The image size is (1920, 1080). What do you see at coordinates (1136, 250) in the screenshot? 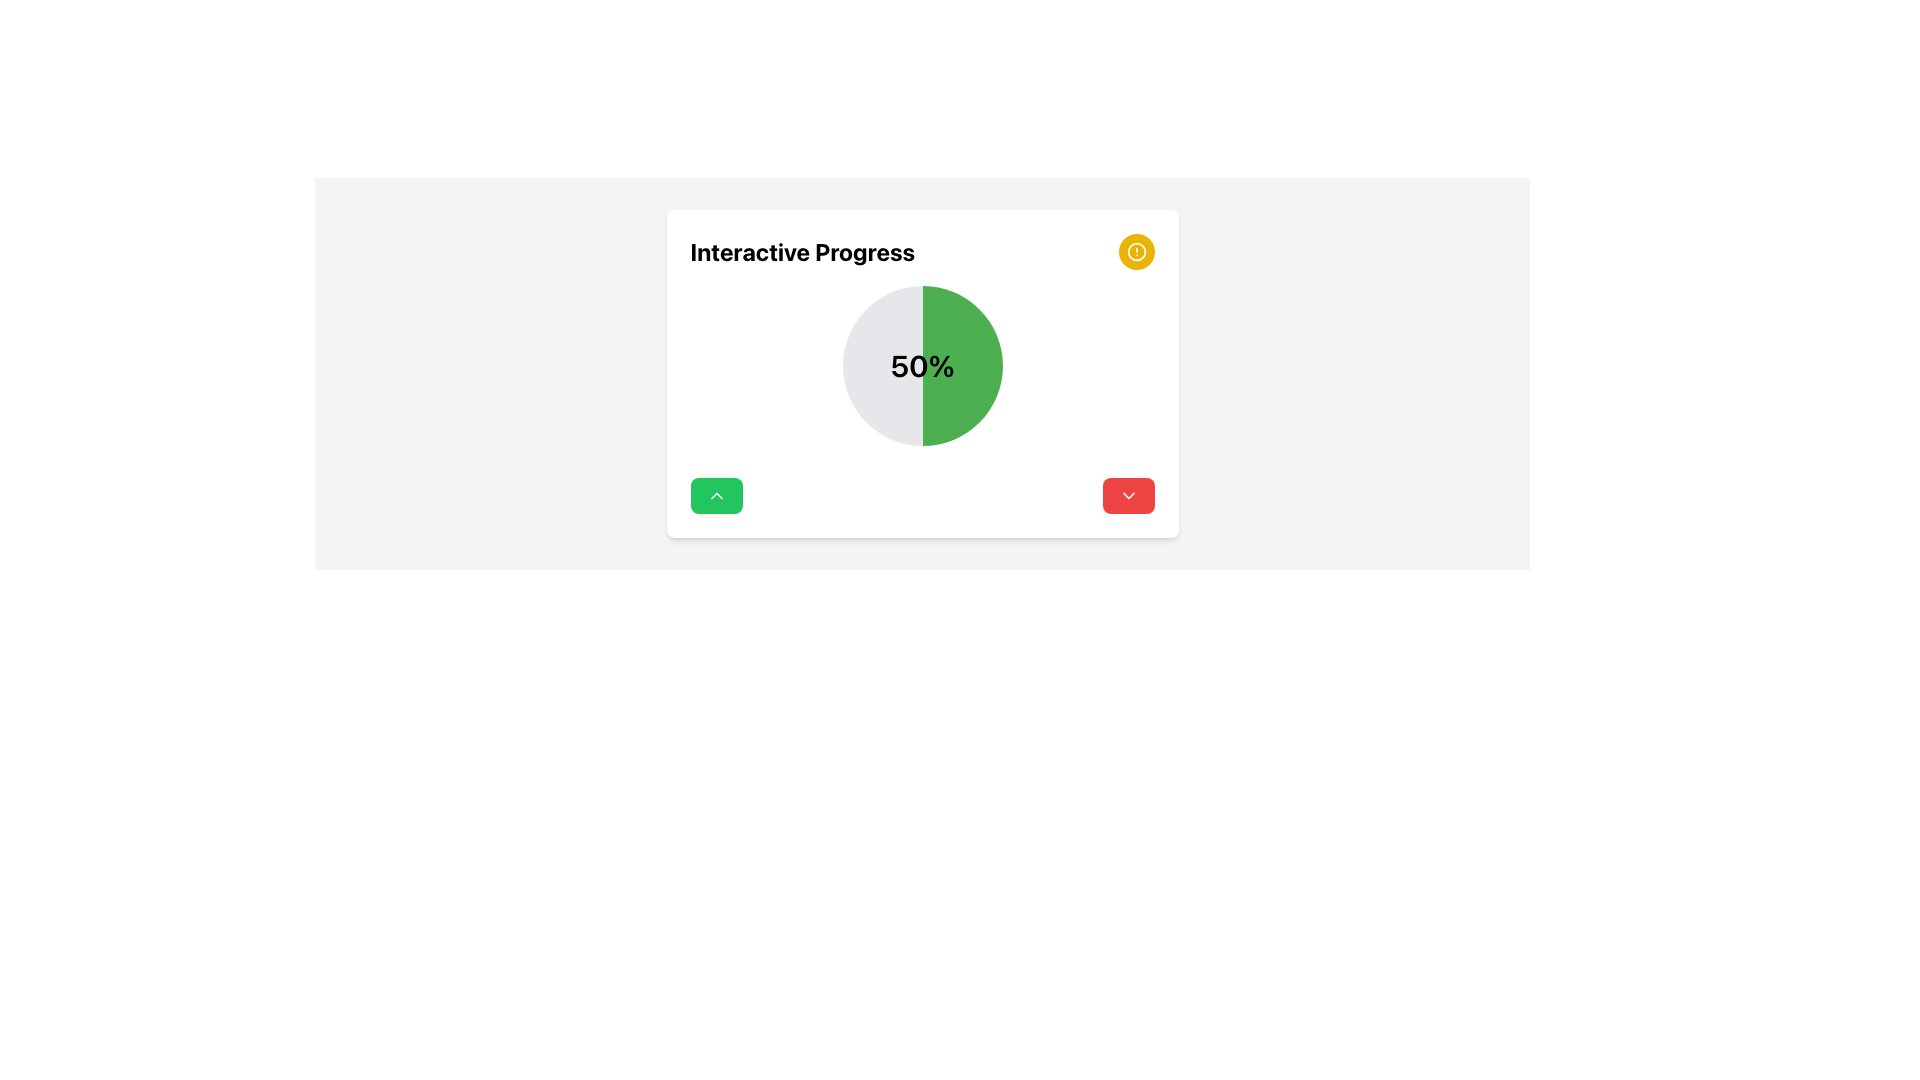
I see `the notification icon located at the top-right corner of the 'Interactive Progress' card, which serves as a visual alert or warning symbol` at bounding box center [1136, 250].